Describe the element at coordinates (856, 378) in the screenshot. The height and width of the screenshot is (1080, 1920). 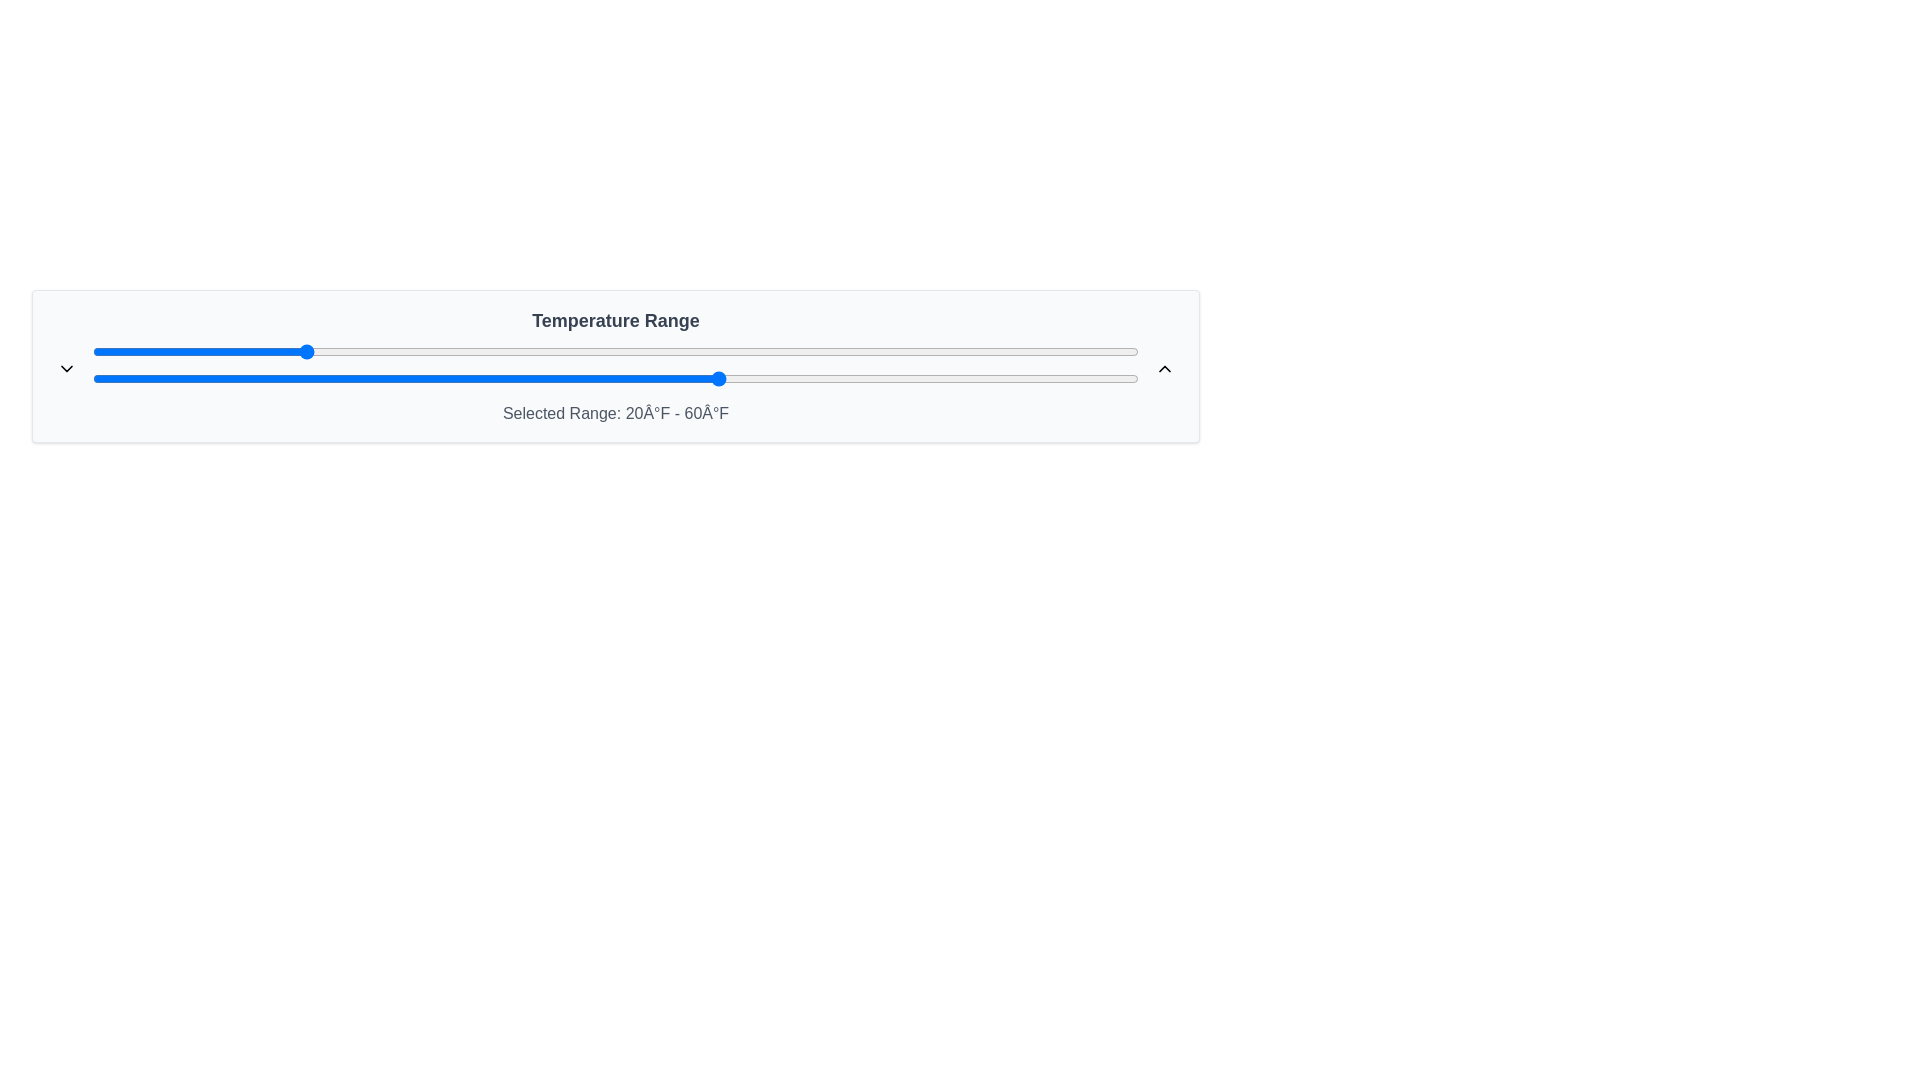
I see `the slider` at that location.